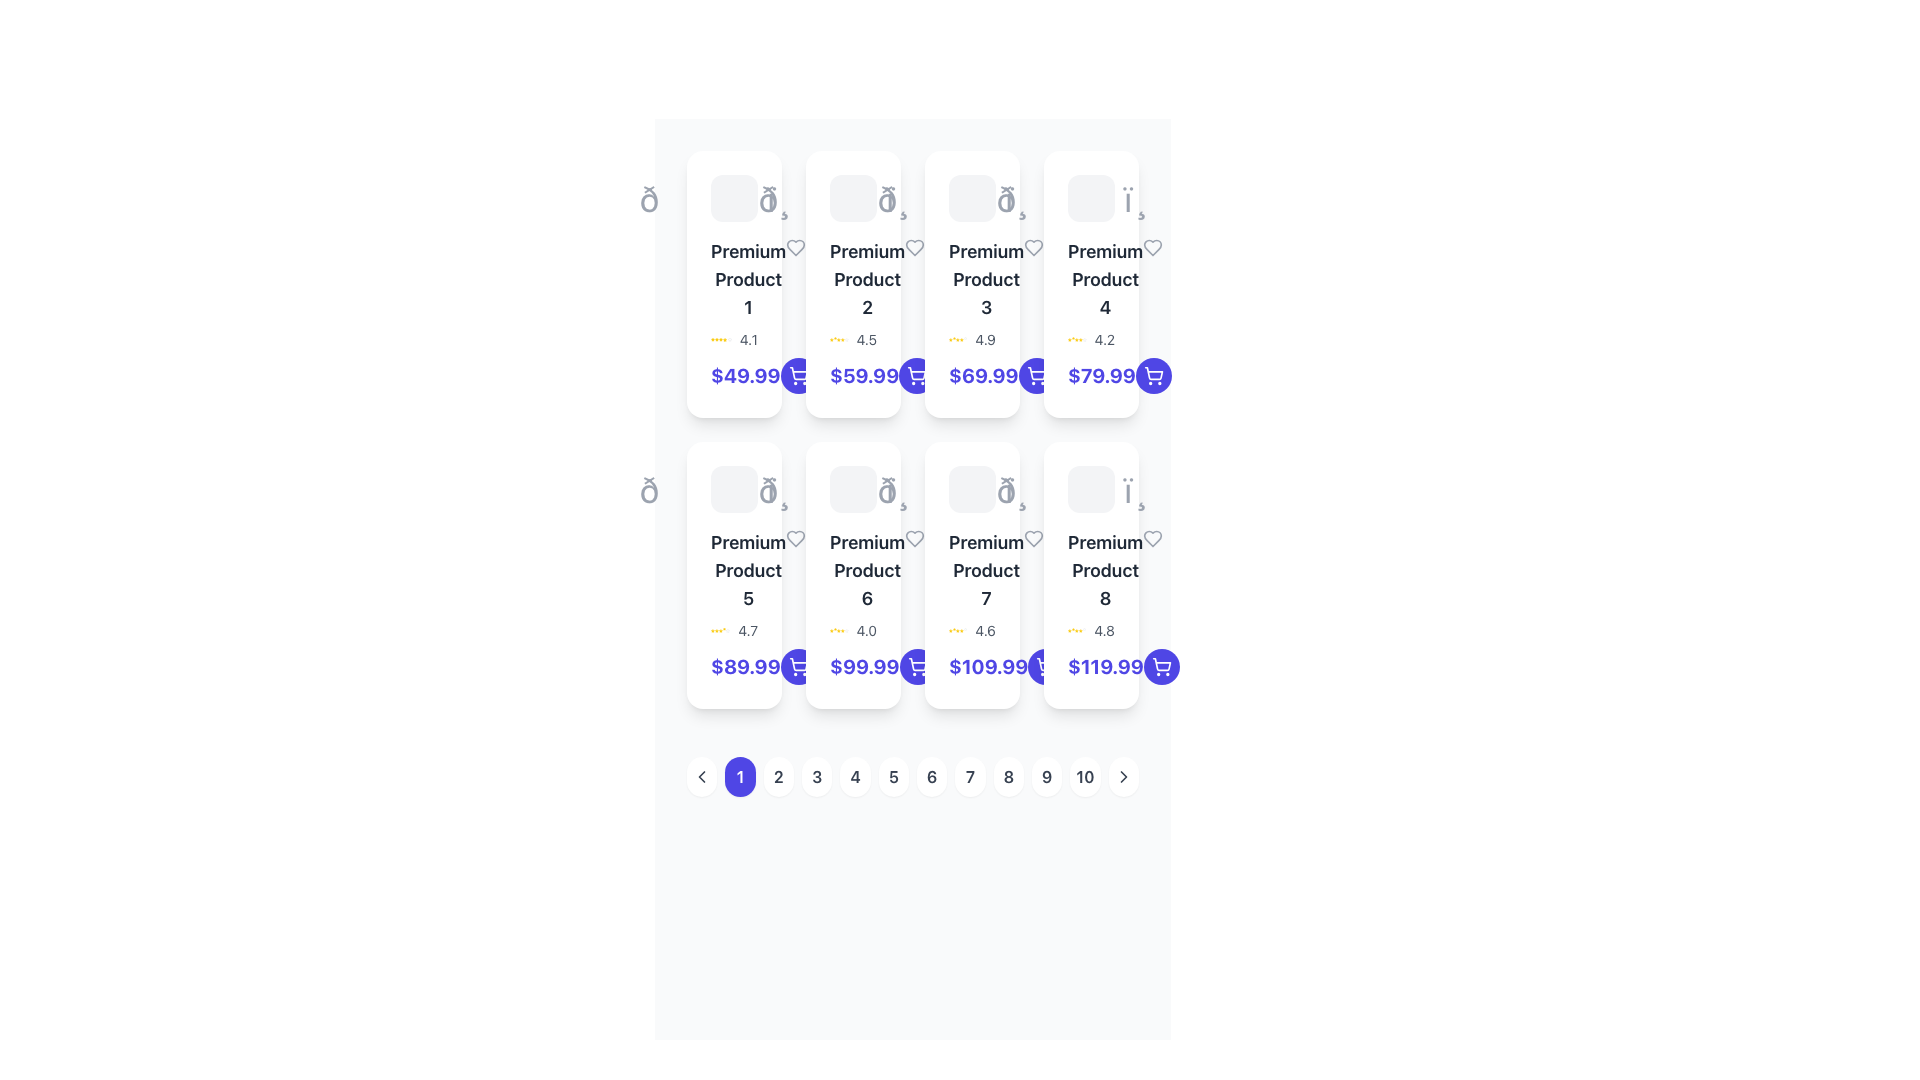 This screenshot has width=1920, height=1080. I want to click on the Product information card located in the second row and third column of the grid layout, so click(853, 575).